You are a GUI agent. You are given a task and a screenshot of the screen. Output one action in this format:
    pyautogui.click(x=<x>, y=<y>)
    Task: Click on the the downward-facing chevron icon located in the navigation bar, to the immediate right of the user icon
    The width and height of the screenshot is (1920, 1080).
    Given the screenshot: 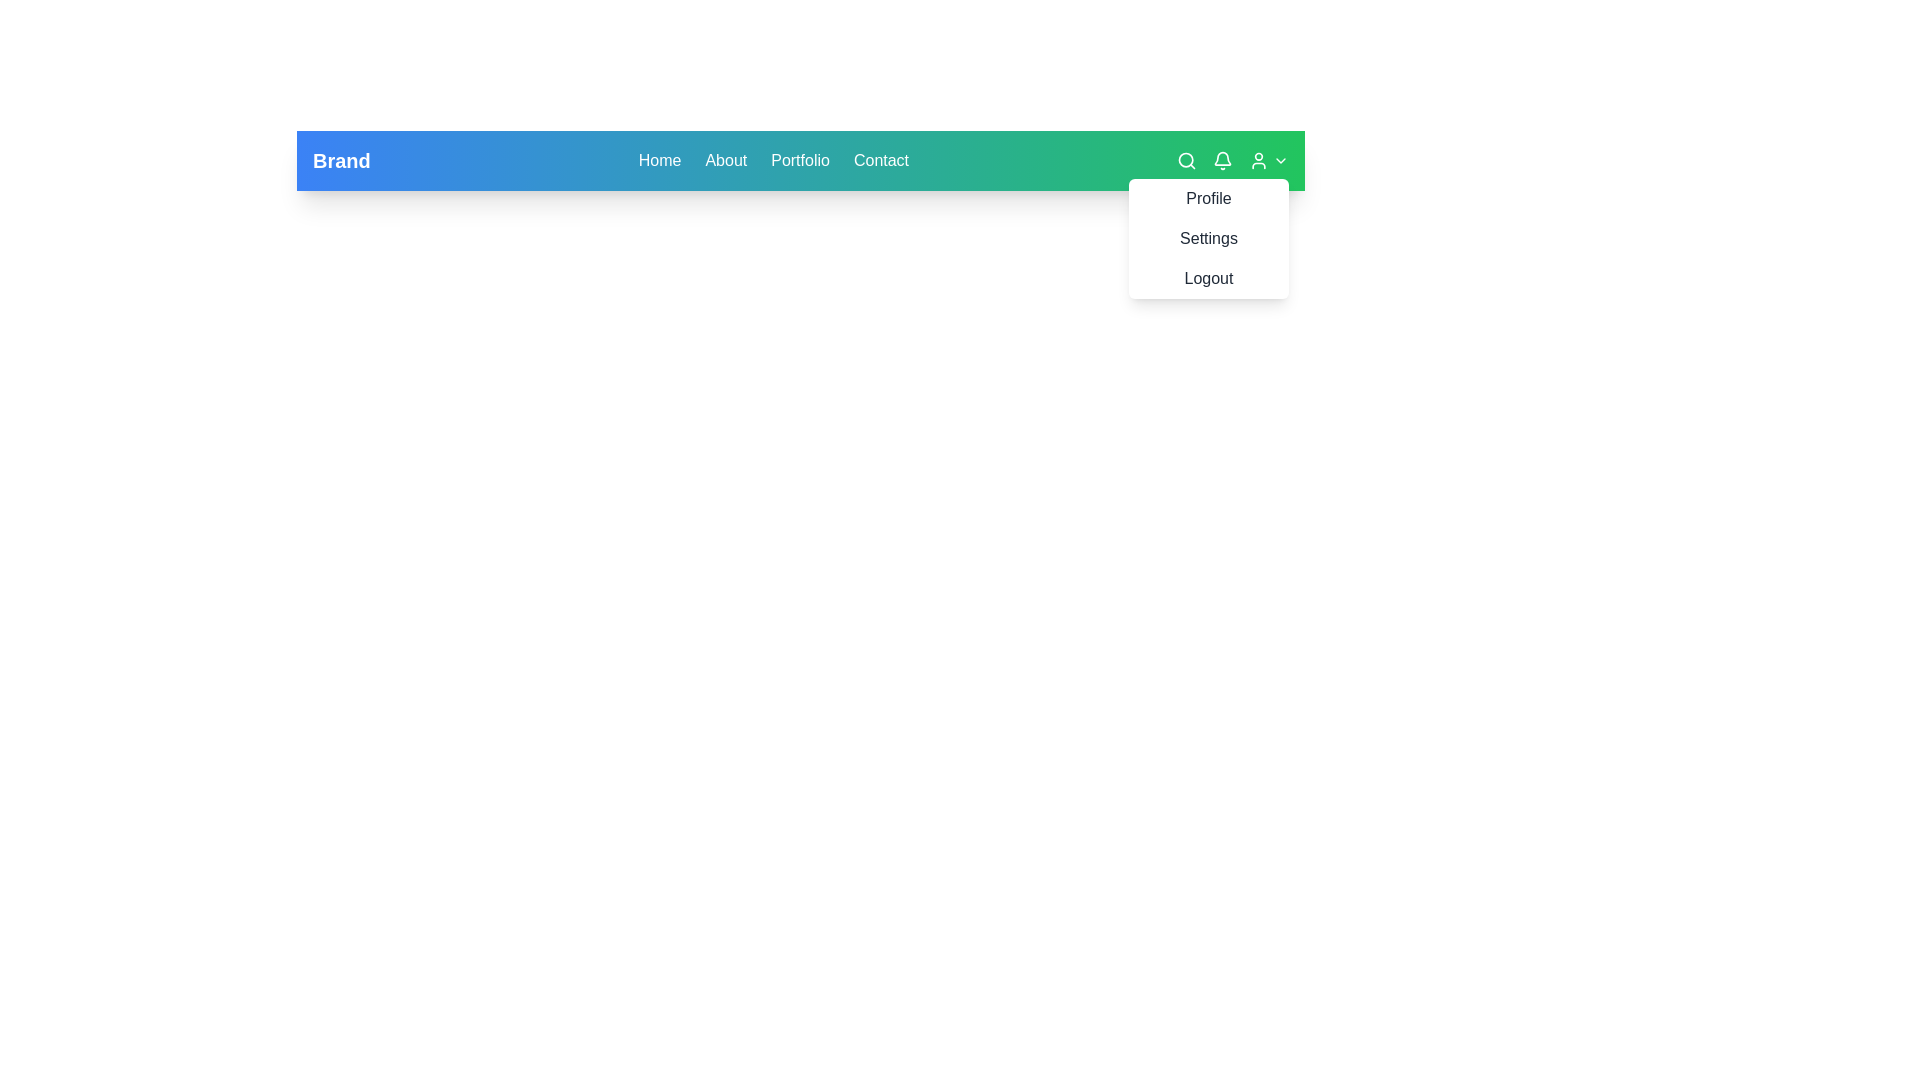 What is the action you would take?
    pyautogui.click(x=1281, y=160)
    